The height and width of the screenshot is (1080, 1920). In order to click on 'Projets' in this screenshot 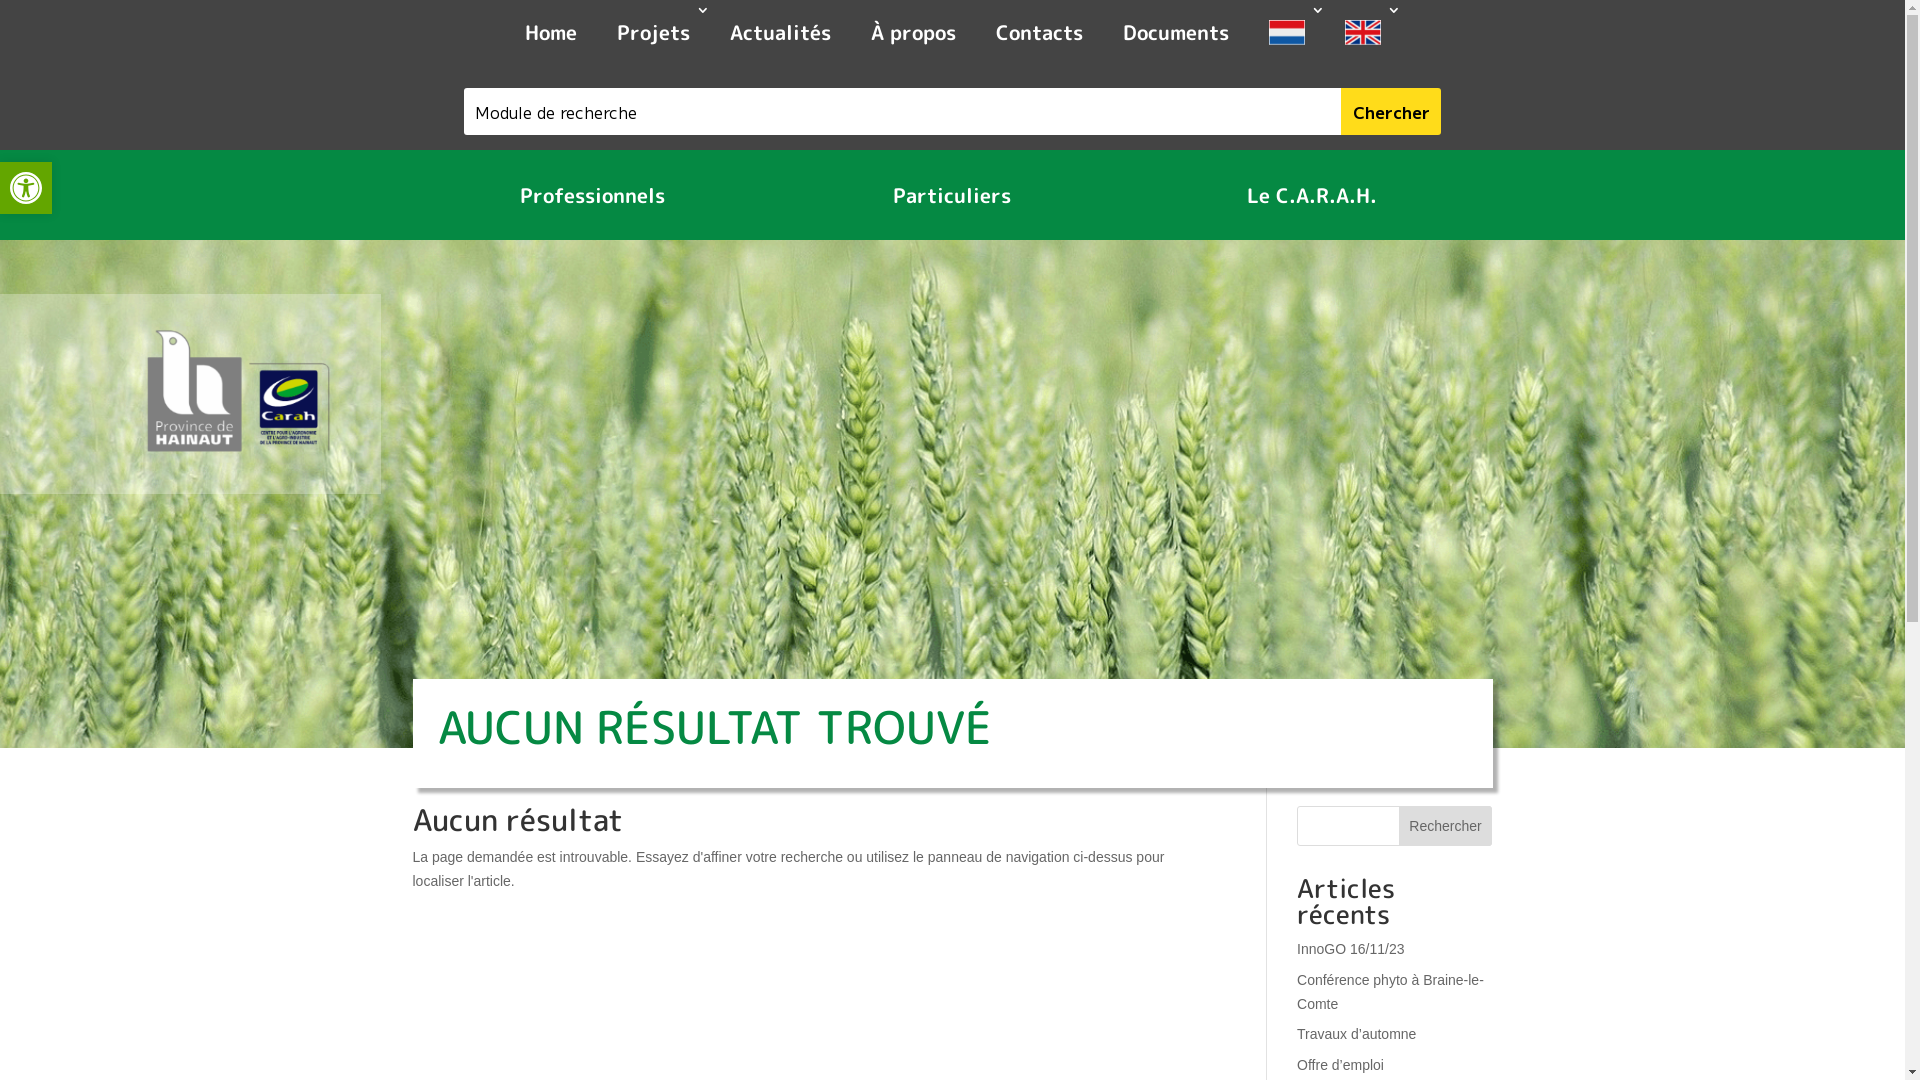, I will do `click(652, 34)`.